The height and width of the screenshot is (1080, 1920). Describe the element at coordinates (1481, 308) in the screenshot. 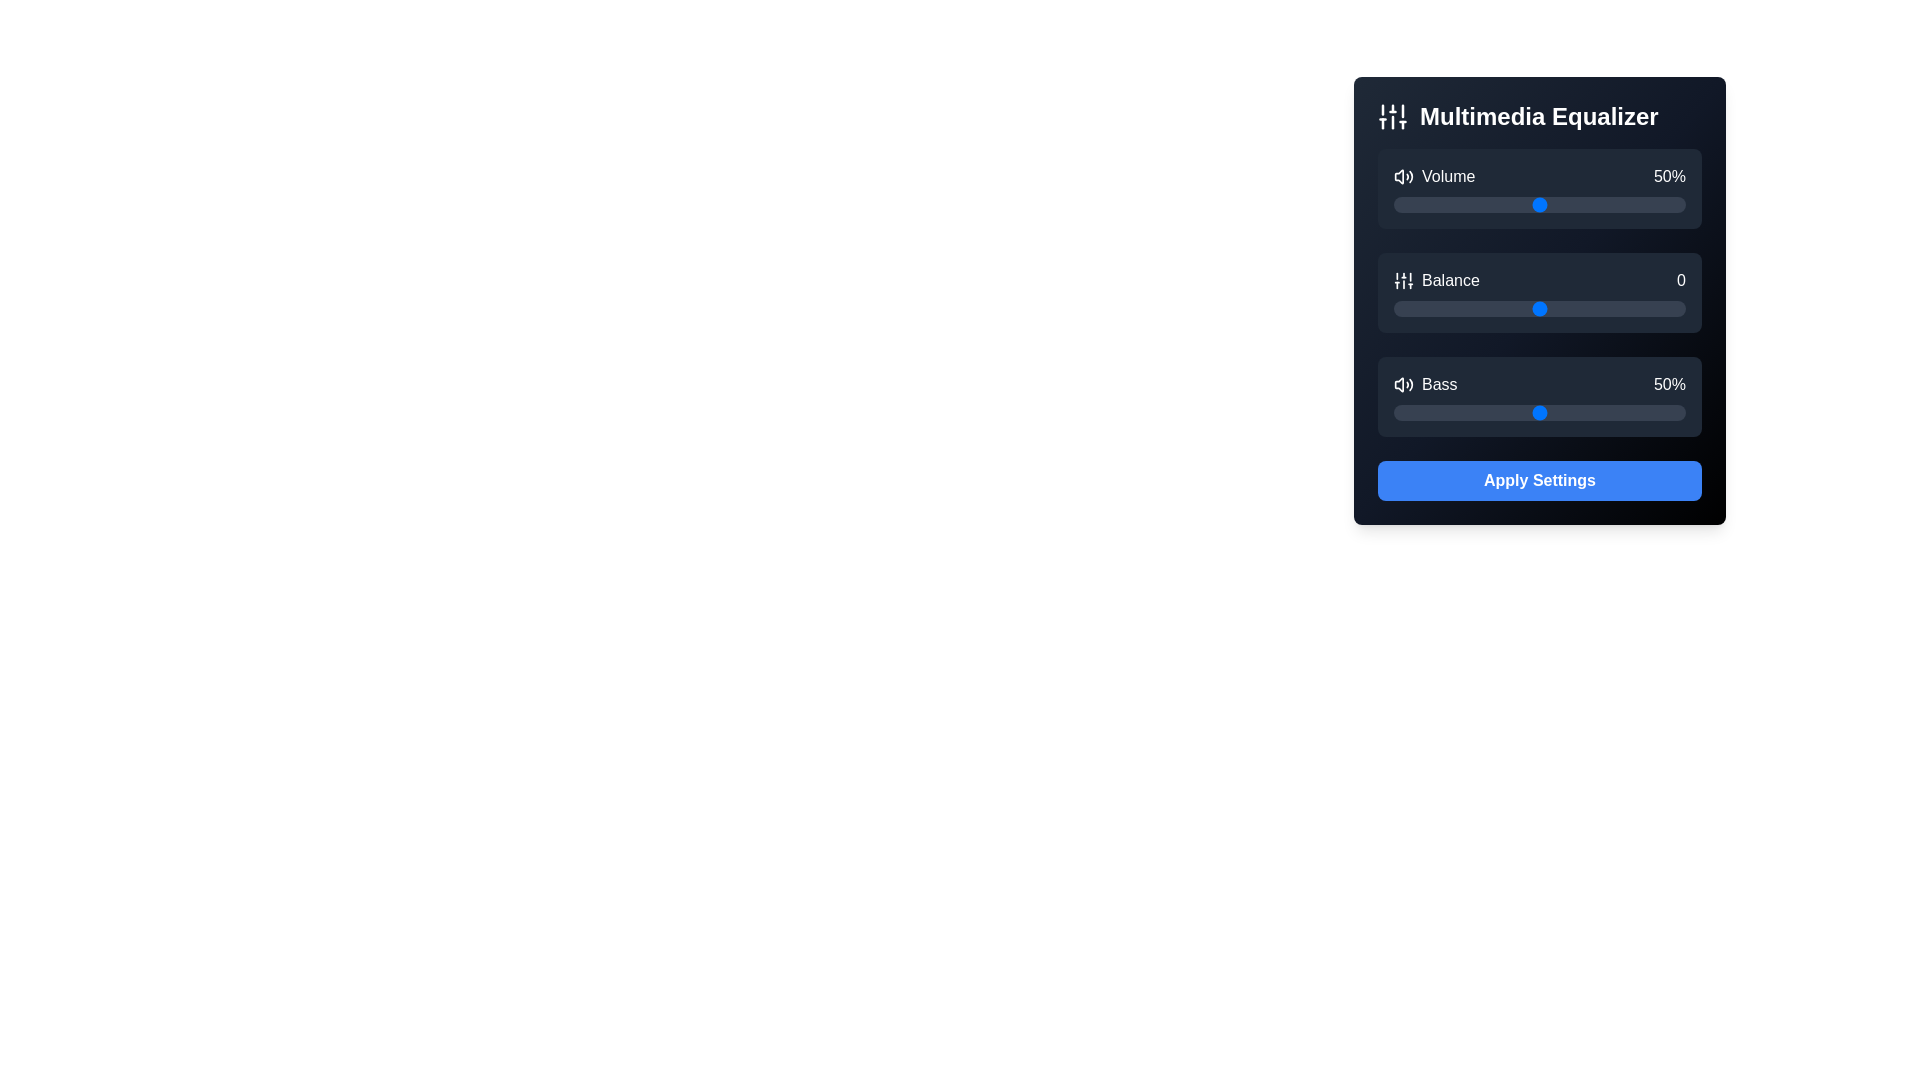

I see `the balance` at that location.